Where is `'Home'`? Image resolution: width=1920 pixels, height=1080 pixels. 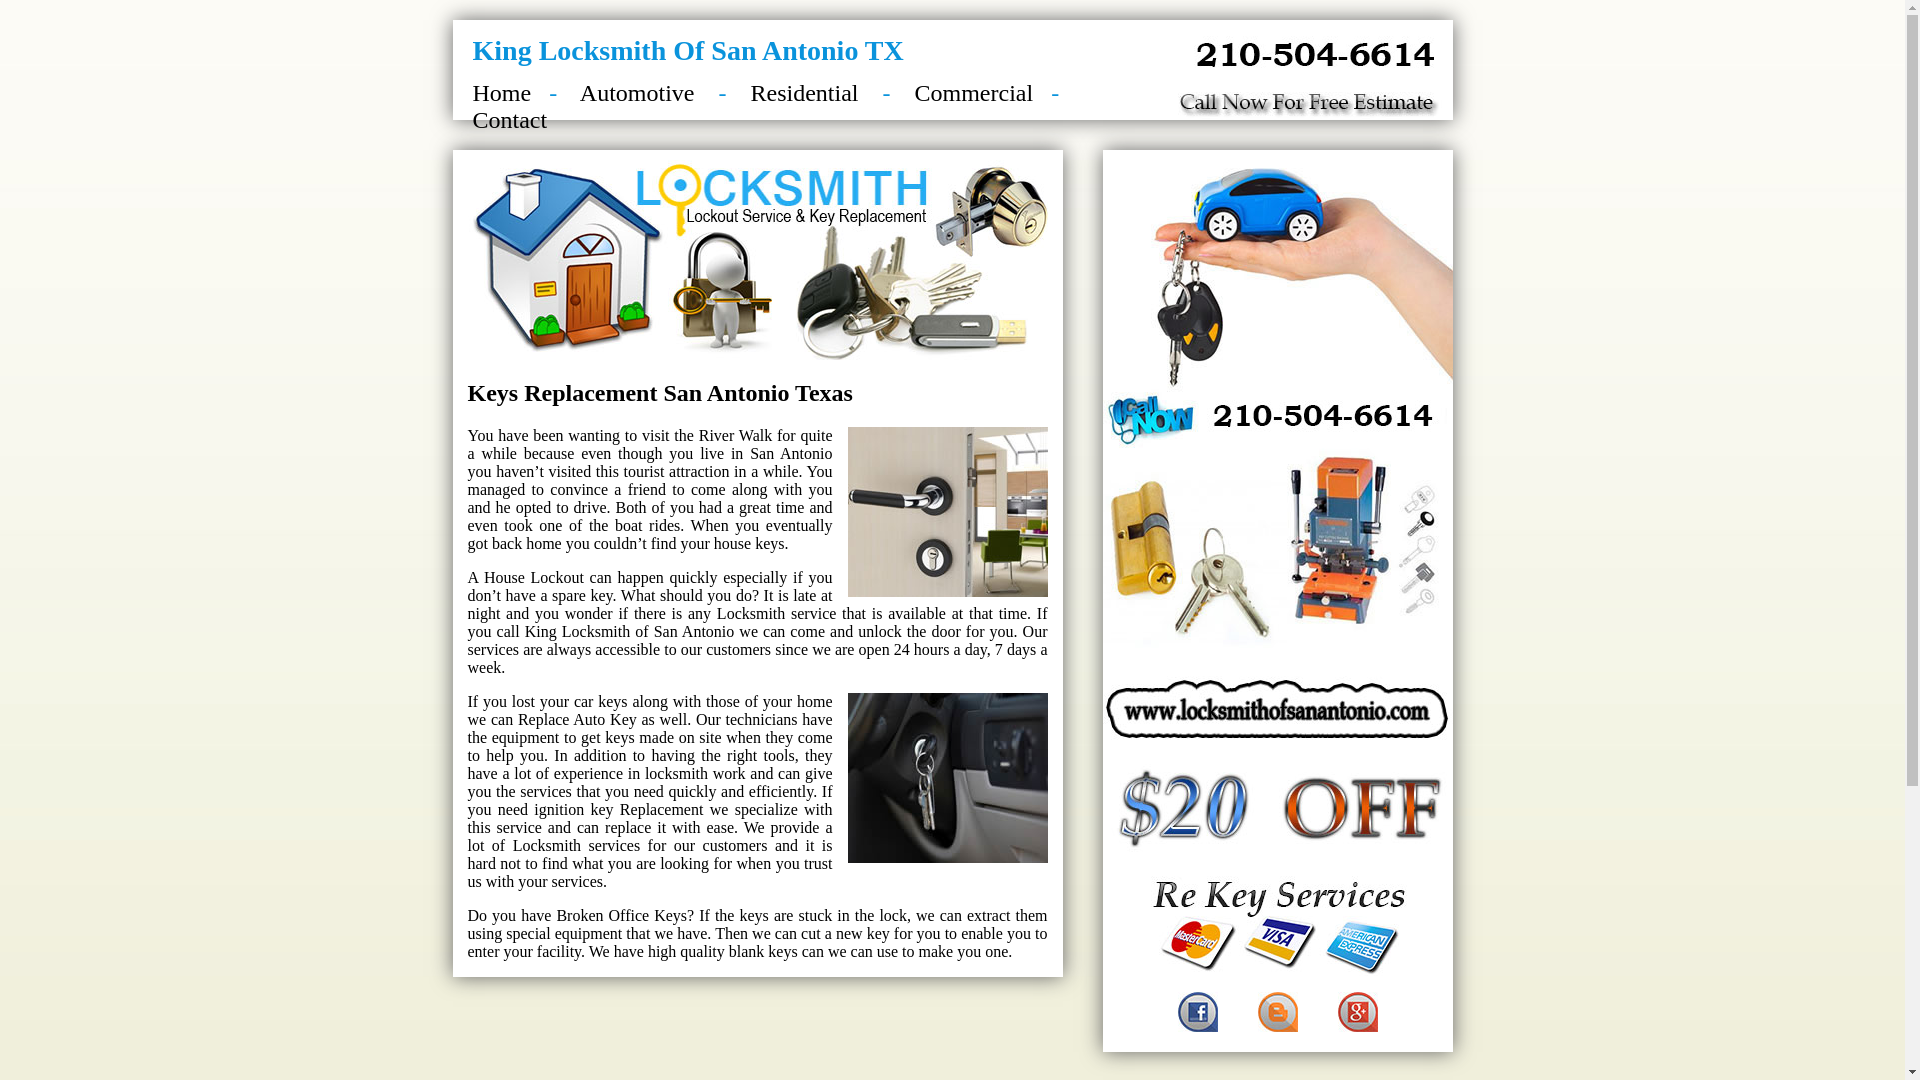
'Home' is located at coordinates (501, 92).